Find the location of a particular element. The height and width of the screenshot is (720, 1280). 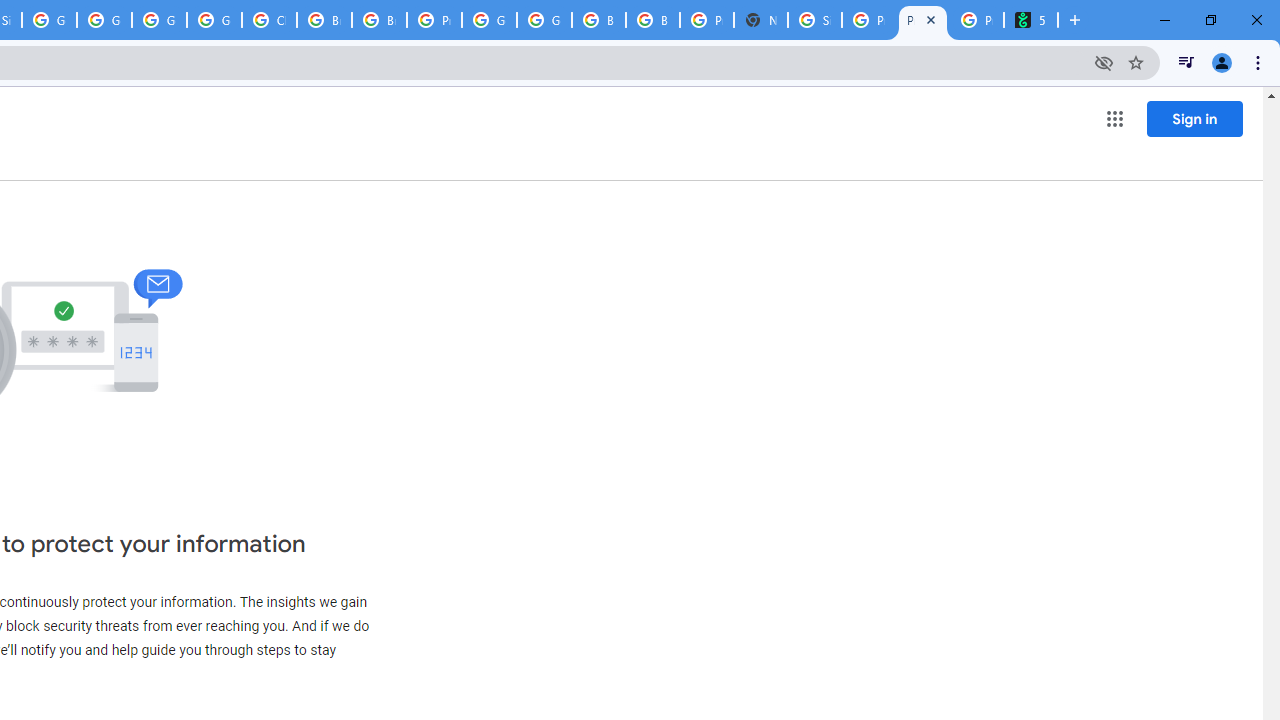

'New Tab' is located at coordinates (759, 20).